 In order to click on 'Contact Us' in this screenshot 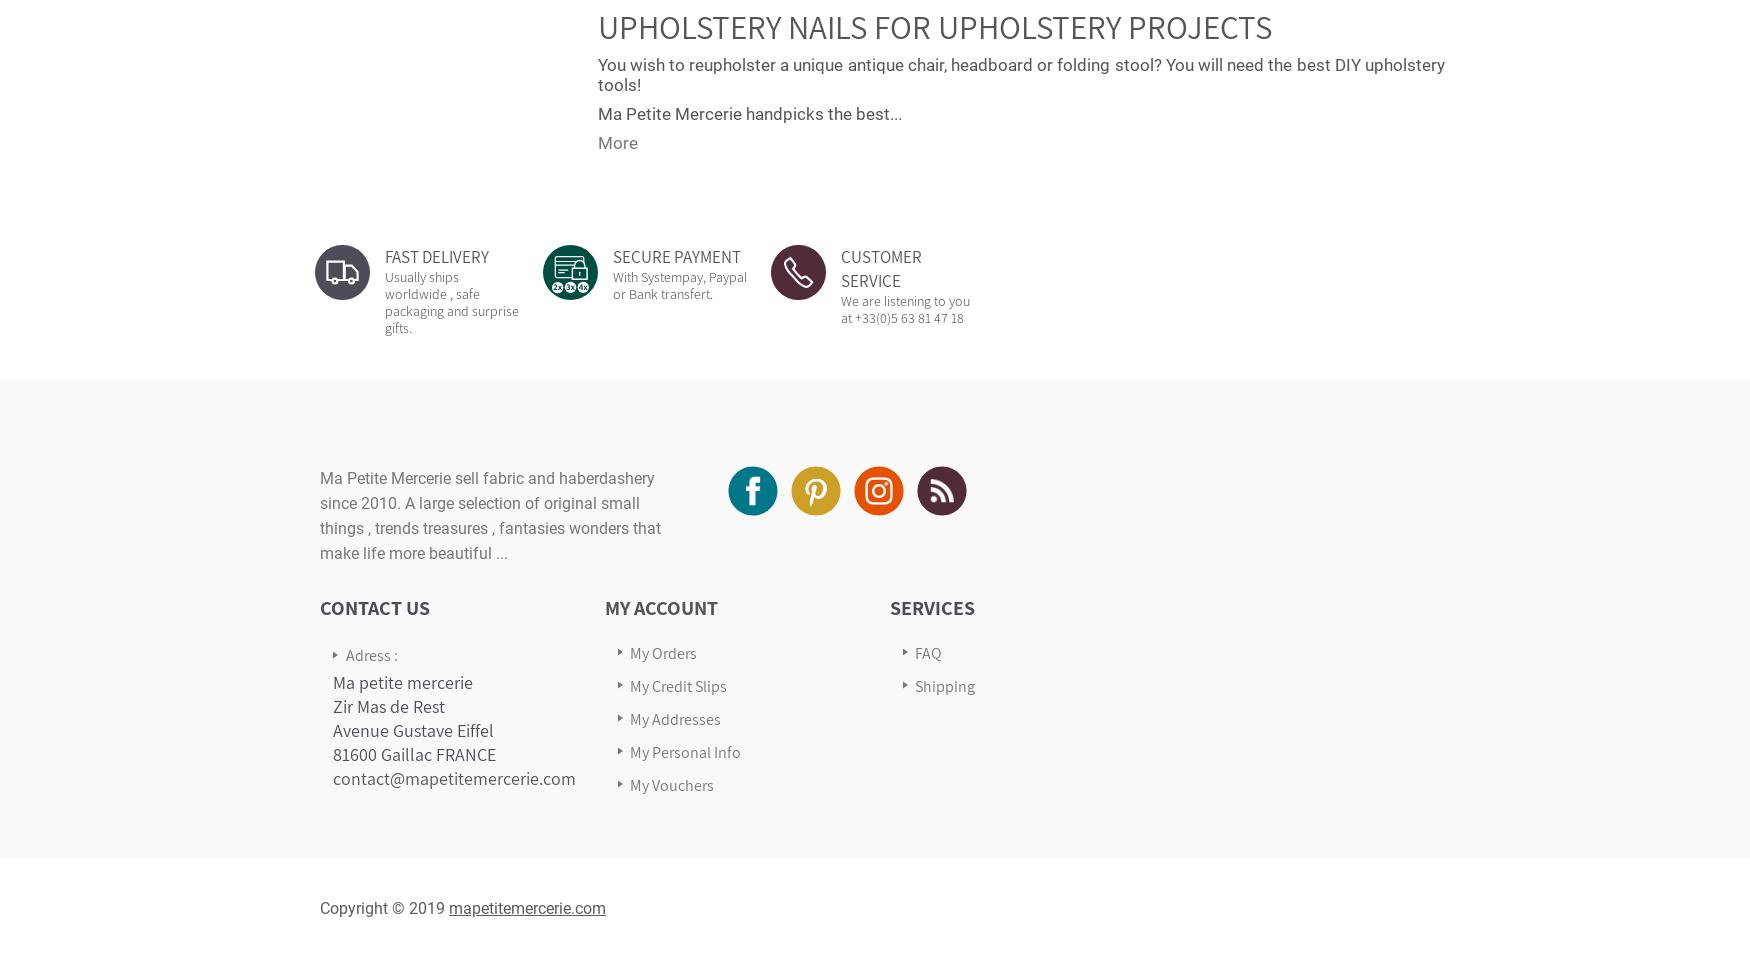, I will do `click(320, 606)`.